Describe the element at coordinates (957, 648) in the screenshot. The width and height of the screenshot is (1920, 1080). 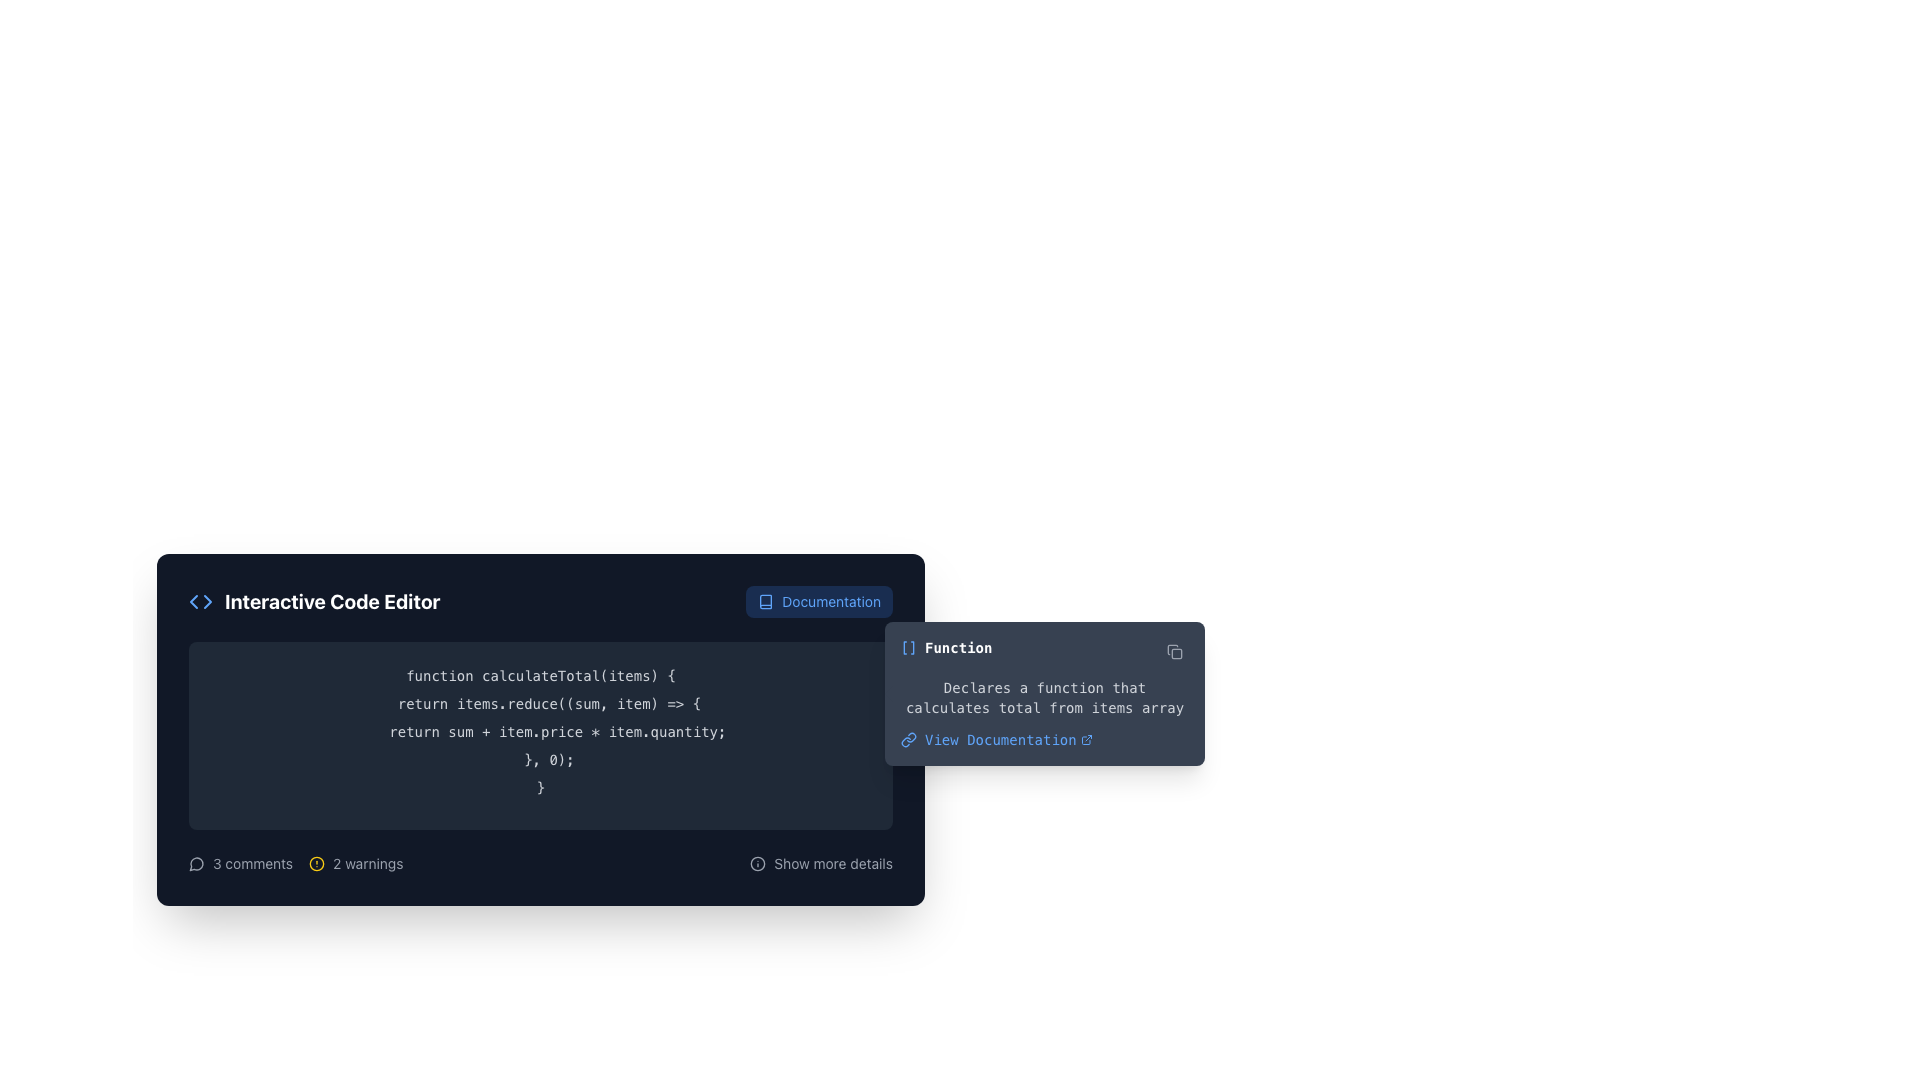
I see `text content of the 'Function' label, which is a small, bold, white text aligned to the right of an icon resembling brackets on a dark background` at that location.